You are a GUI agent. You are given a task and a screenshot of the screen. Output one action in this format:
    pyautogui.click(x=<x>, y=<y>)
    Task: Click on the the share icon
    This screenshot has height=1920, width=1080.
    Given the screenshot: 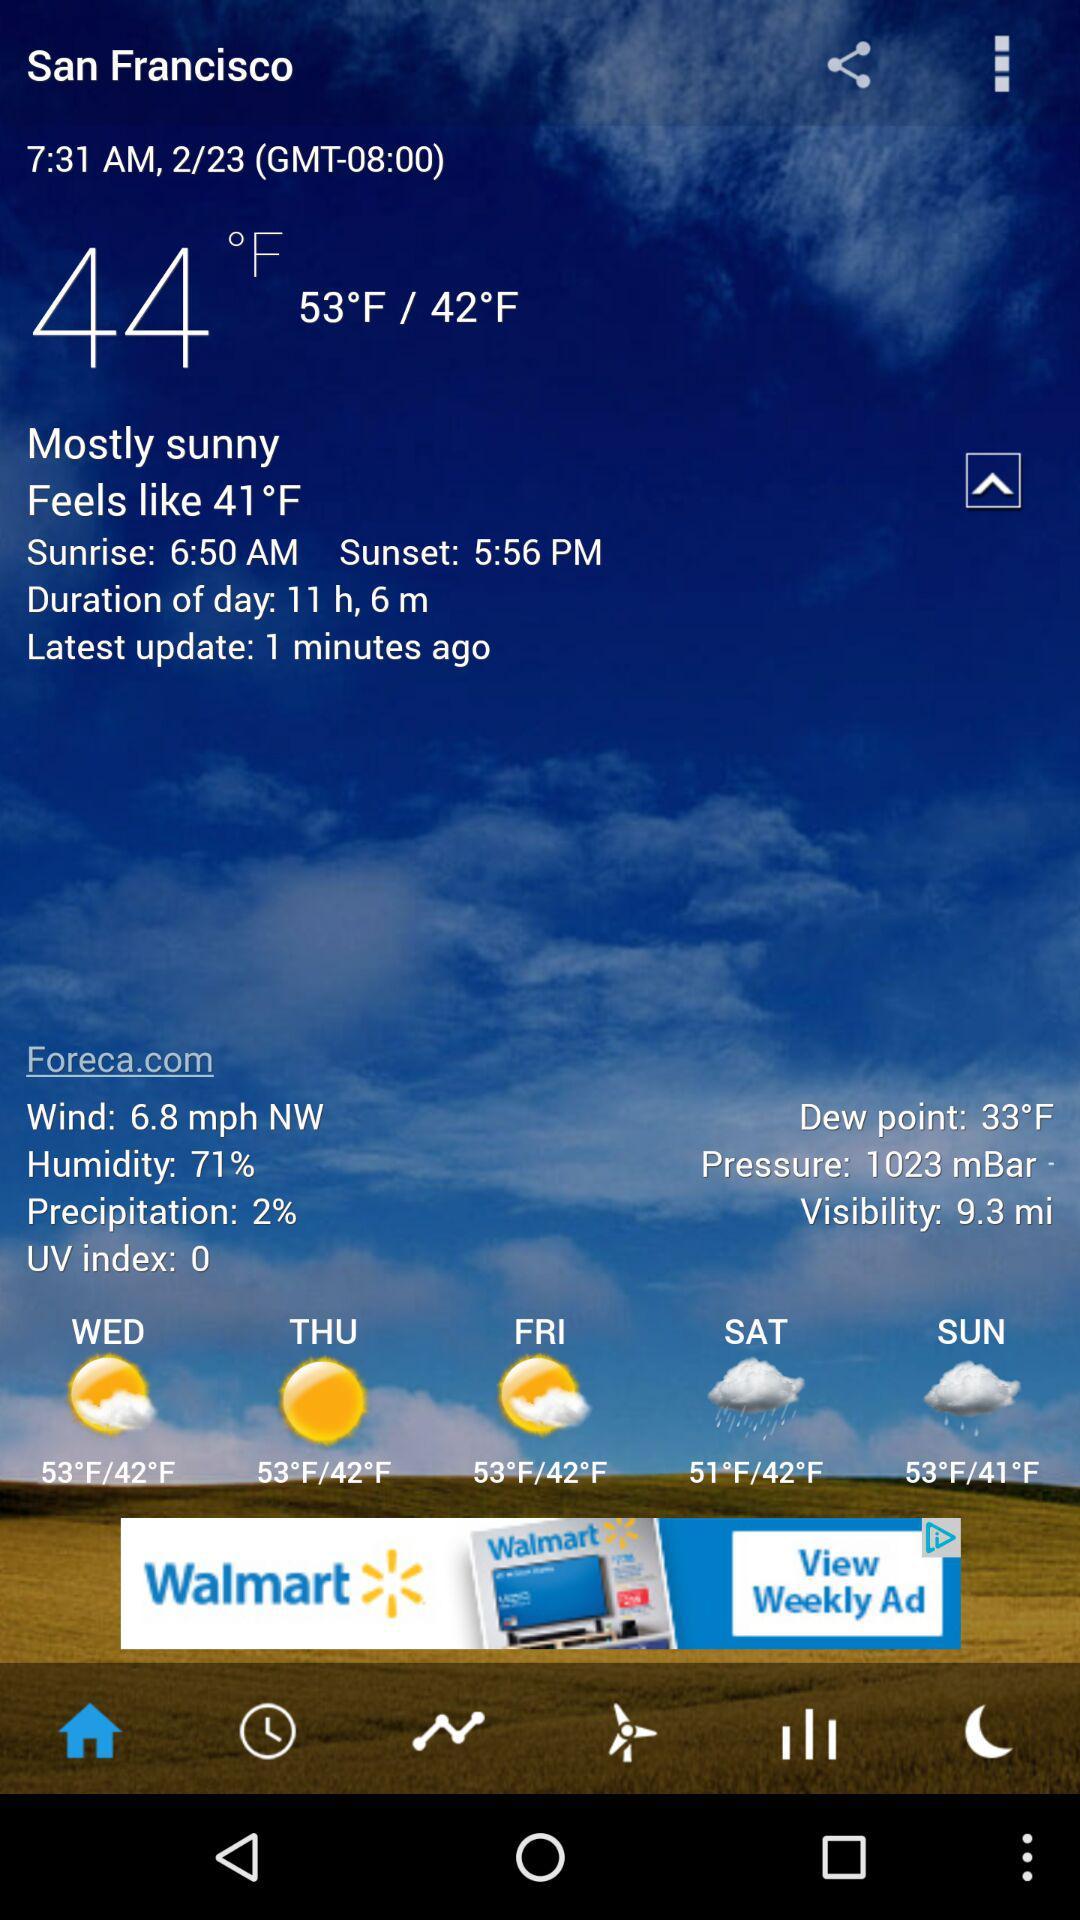 What is the action you would take?
    pyautogui.click(x=848, y=68)
    